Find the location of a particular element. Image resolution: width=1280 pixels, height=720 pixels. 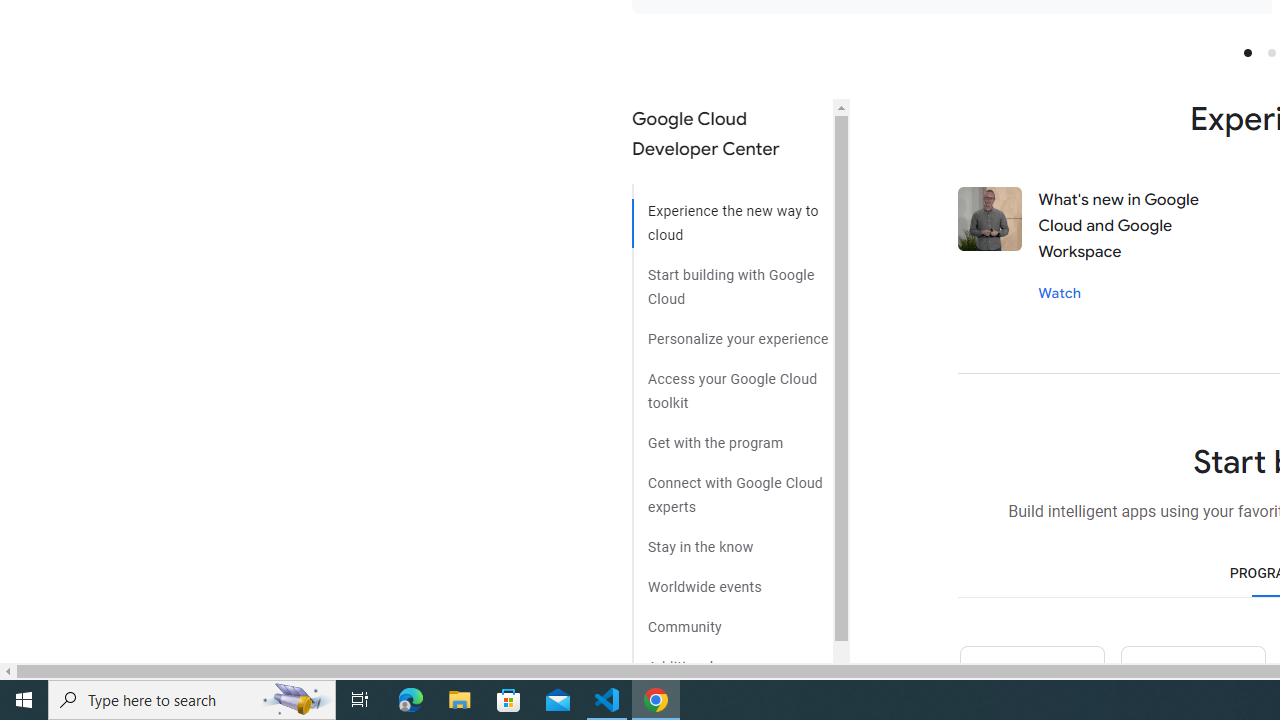

'Start building with Google Cloud' is located at coordinates (731, 279).